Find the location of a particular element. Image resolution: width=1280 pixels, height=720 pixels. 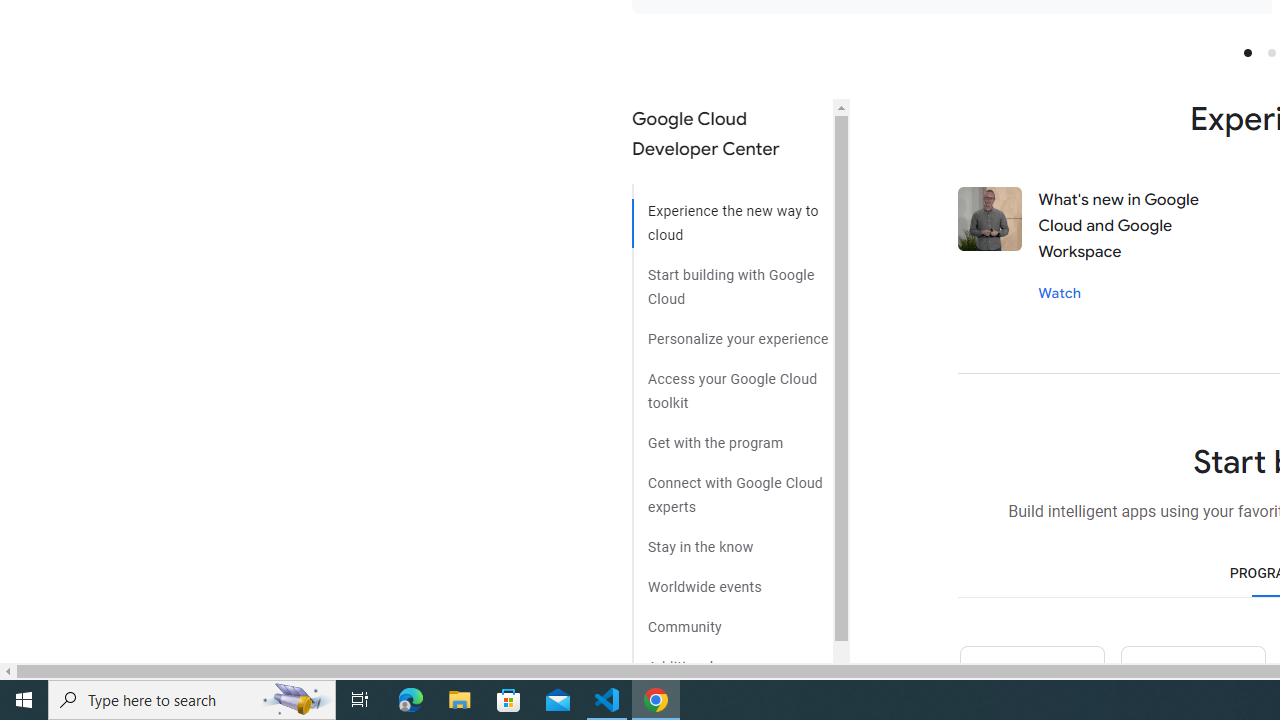

'Start building with Google Cloud' is located at coordinates (731, 279).